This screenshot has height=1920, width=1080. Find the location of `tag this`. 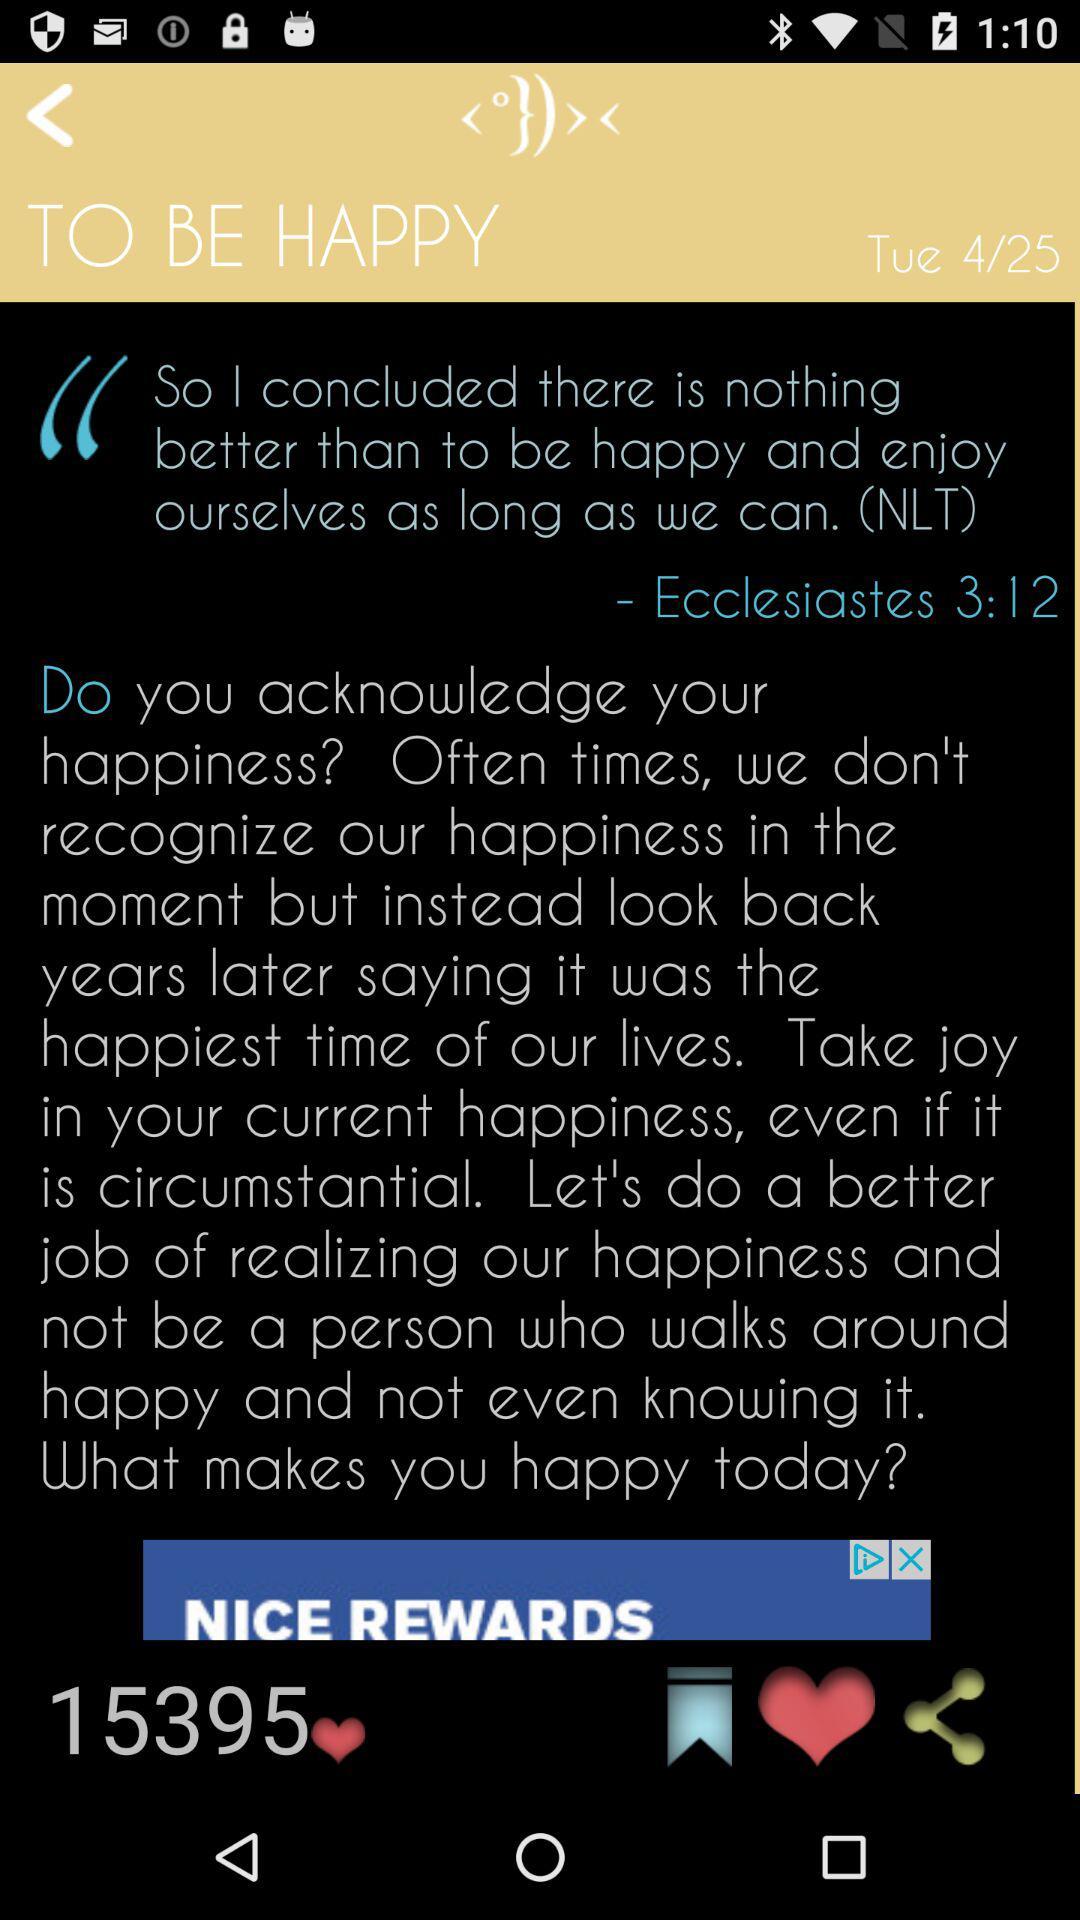

tag this is located at coordinates (698, 1716).